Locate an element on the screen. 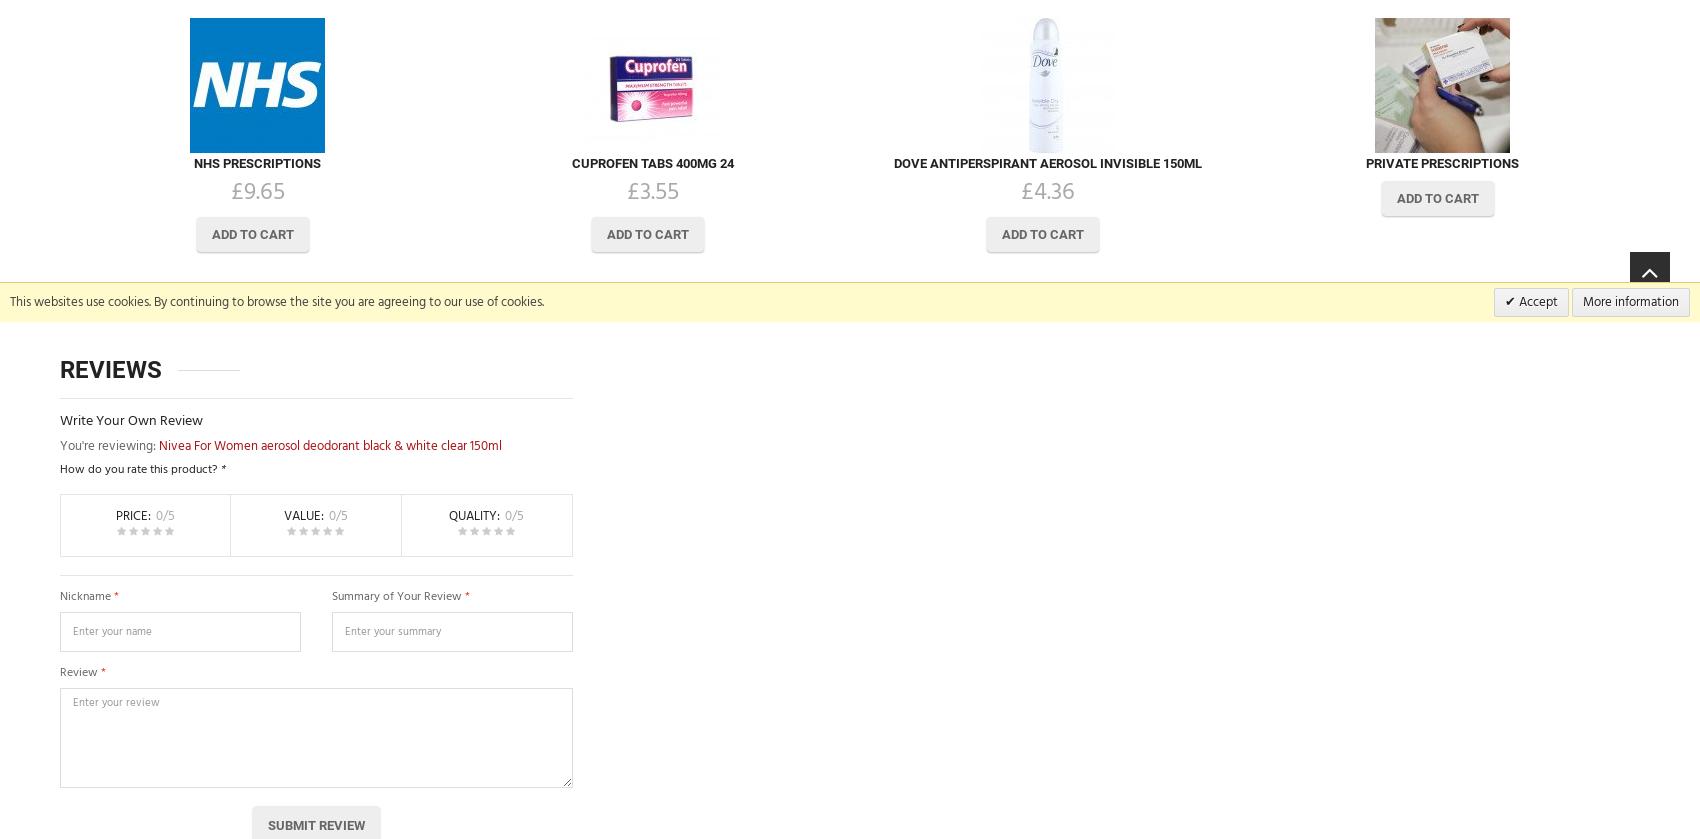  'Private Prescriptions' is located at coordinates (1441, 162).